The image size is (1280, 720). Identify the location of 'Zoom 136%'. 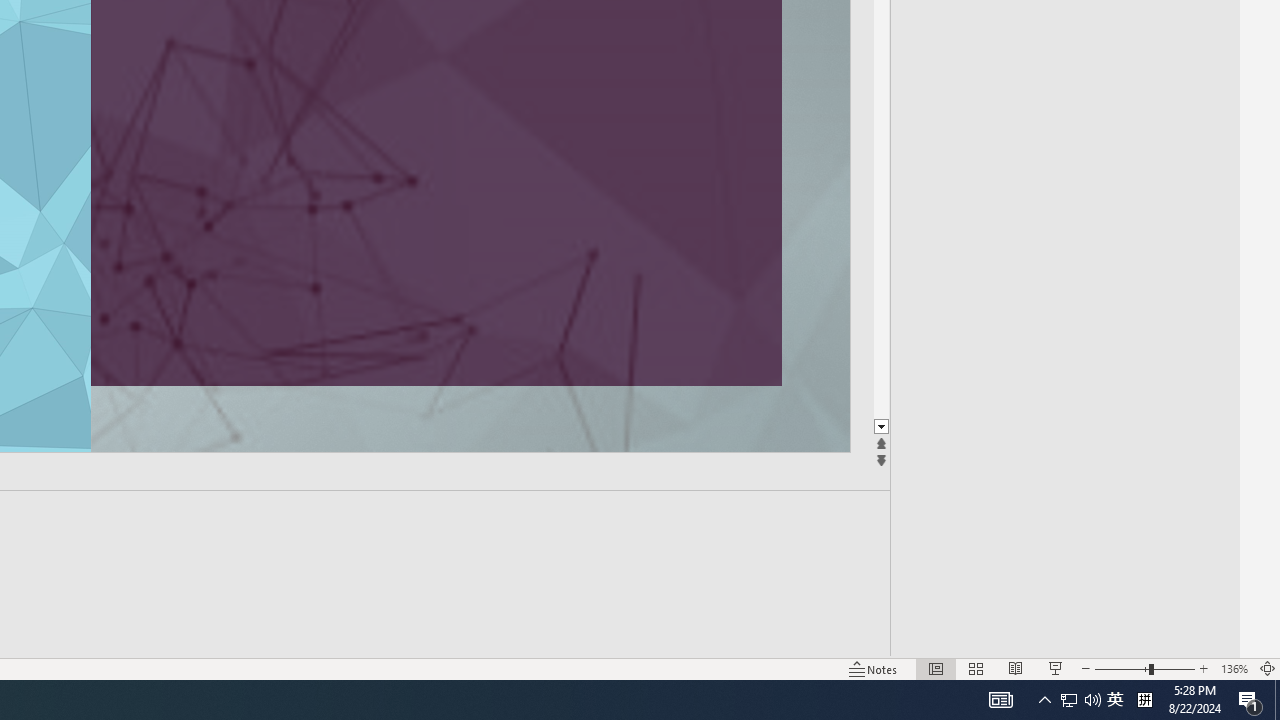
(1233, 669).